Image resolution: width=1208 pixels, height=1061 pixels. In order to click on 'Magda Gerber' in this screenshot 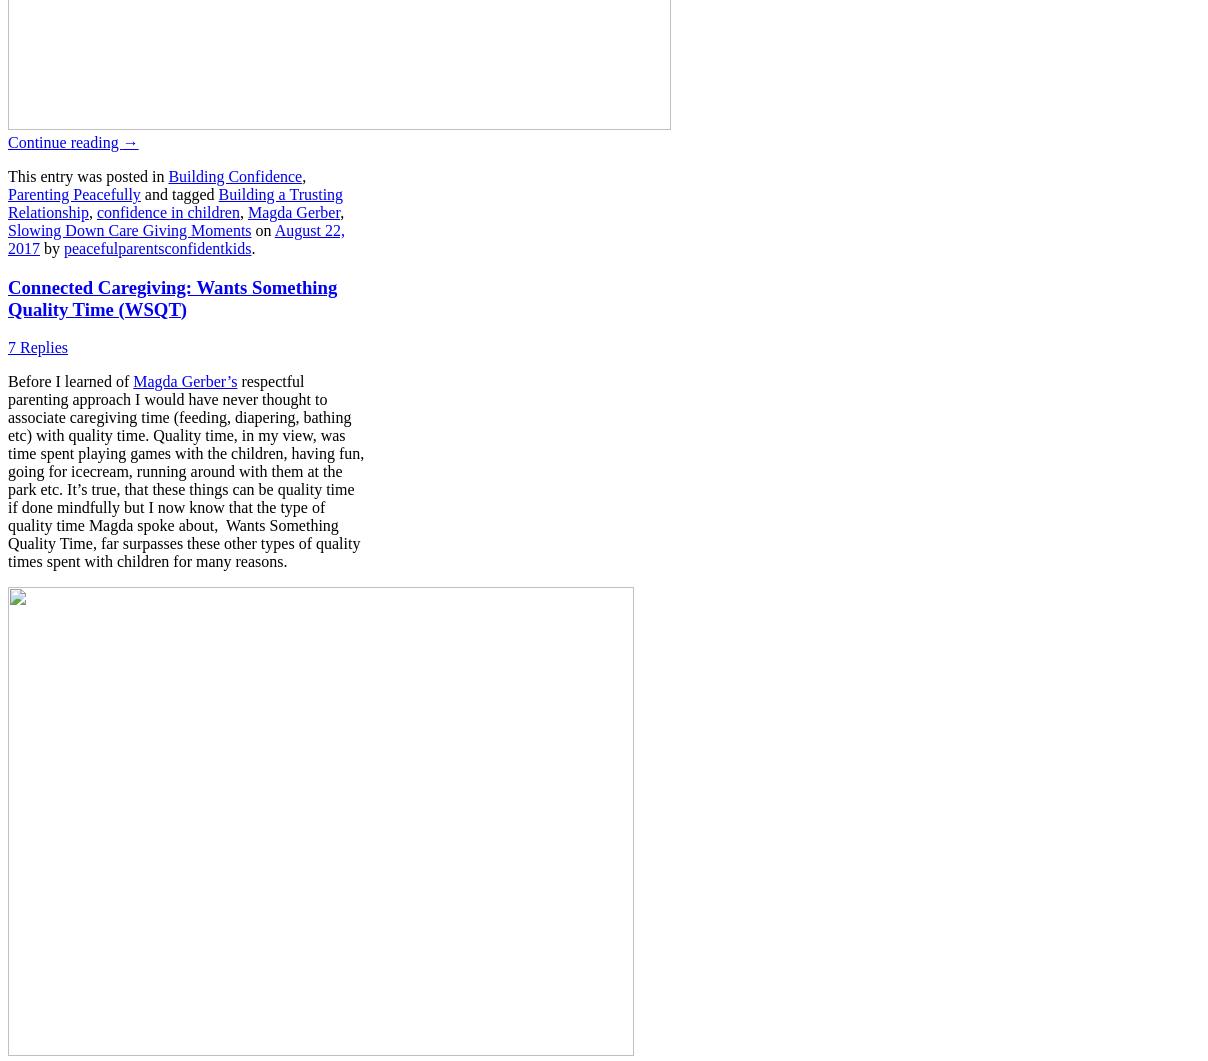, I will do `click(293, 210)`.